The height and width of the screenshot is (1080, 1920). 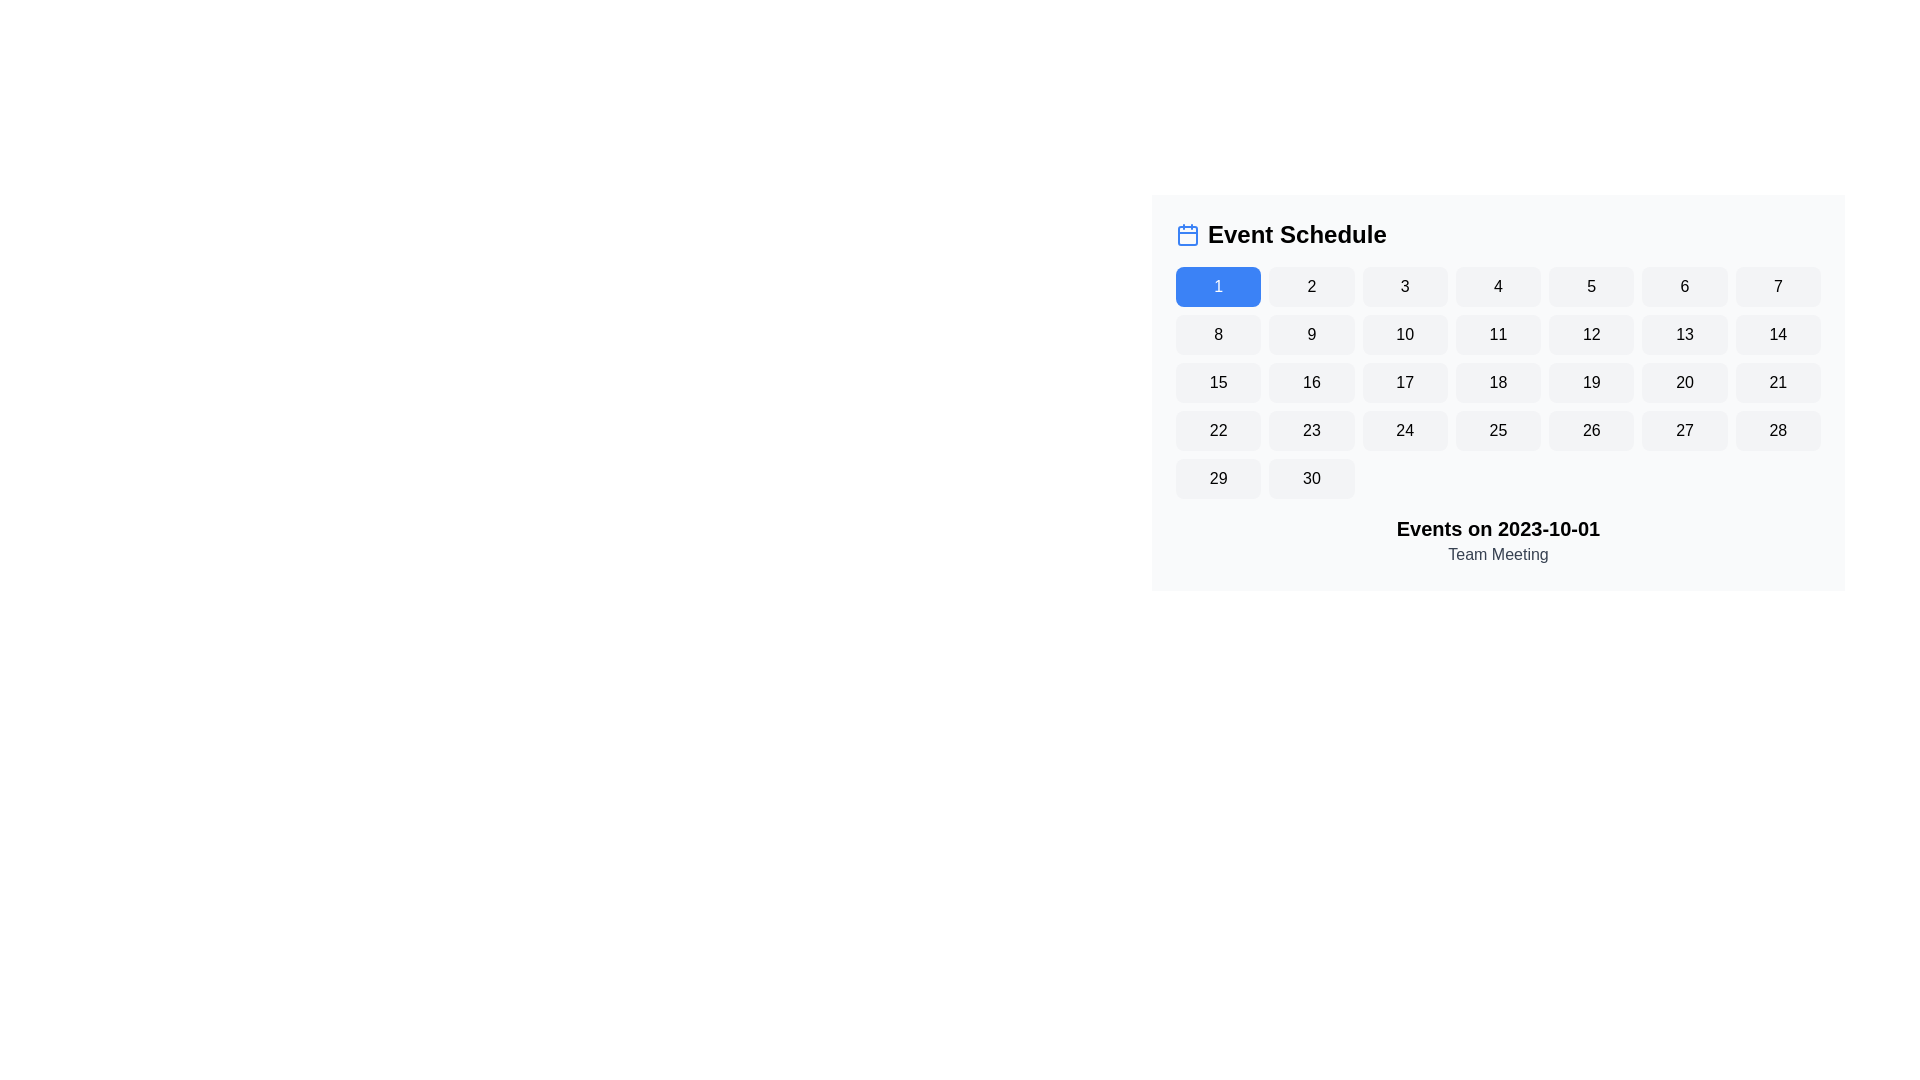 I want to click on the button representing the date '8' in the calendar grid, so click(x=1217, y=334).